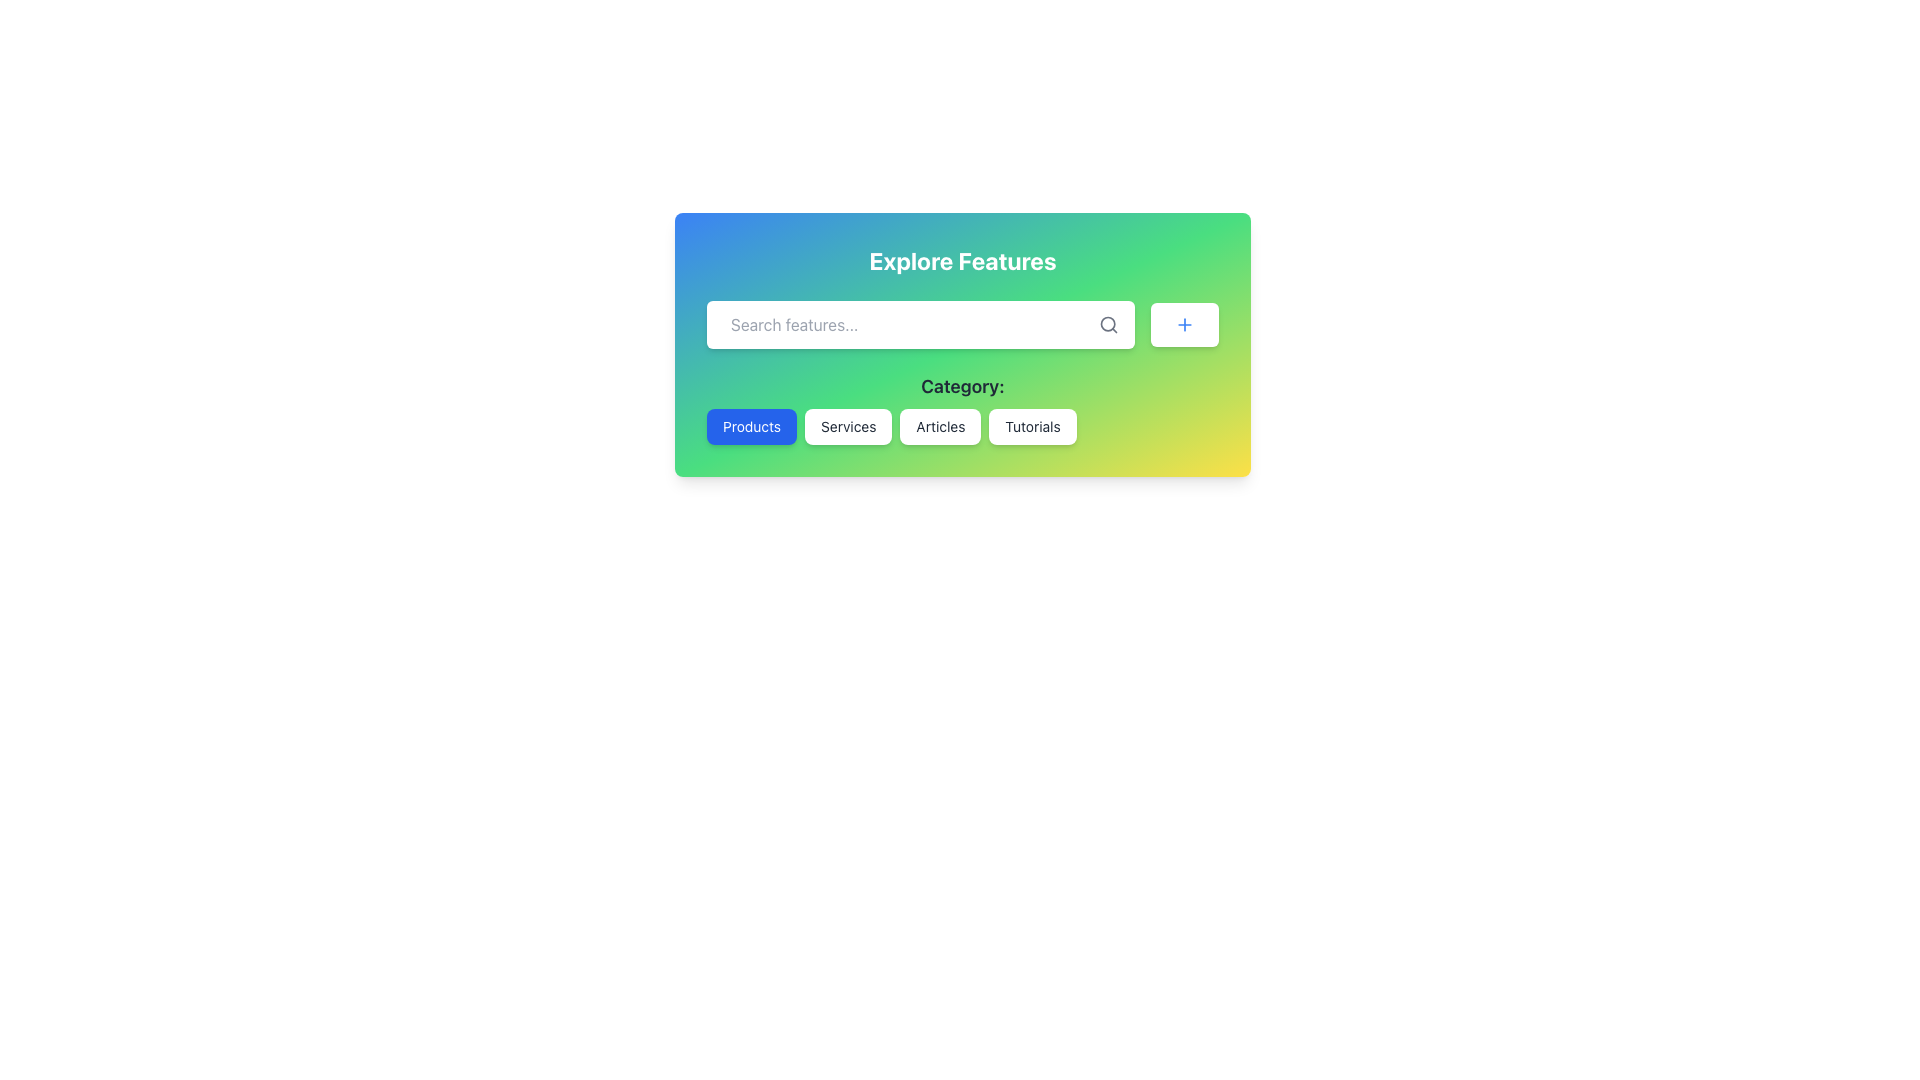  What do you see at coordinates (939, 426) in the screenshot?
I see `the 'Articles' category selector button, which is the third button in a series of four buttons labeled 'Products', 'Services', 'Articles', and 'Tutorials', to visualize hover effects` at bounding box center [939, 426].